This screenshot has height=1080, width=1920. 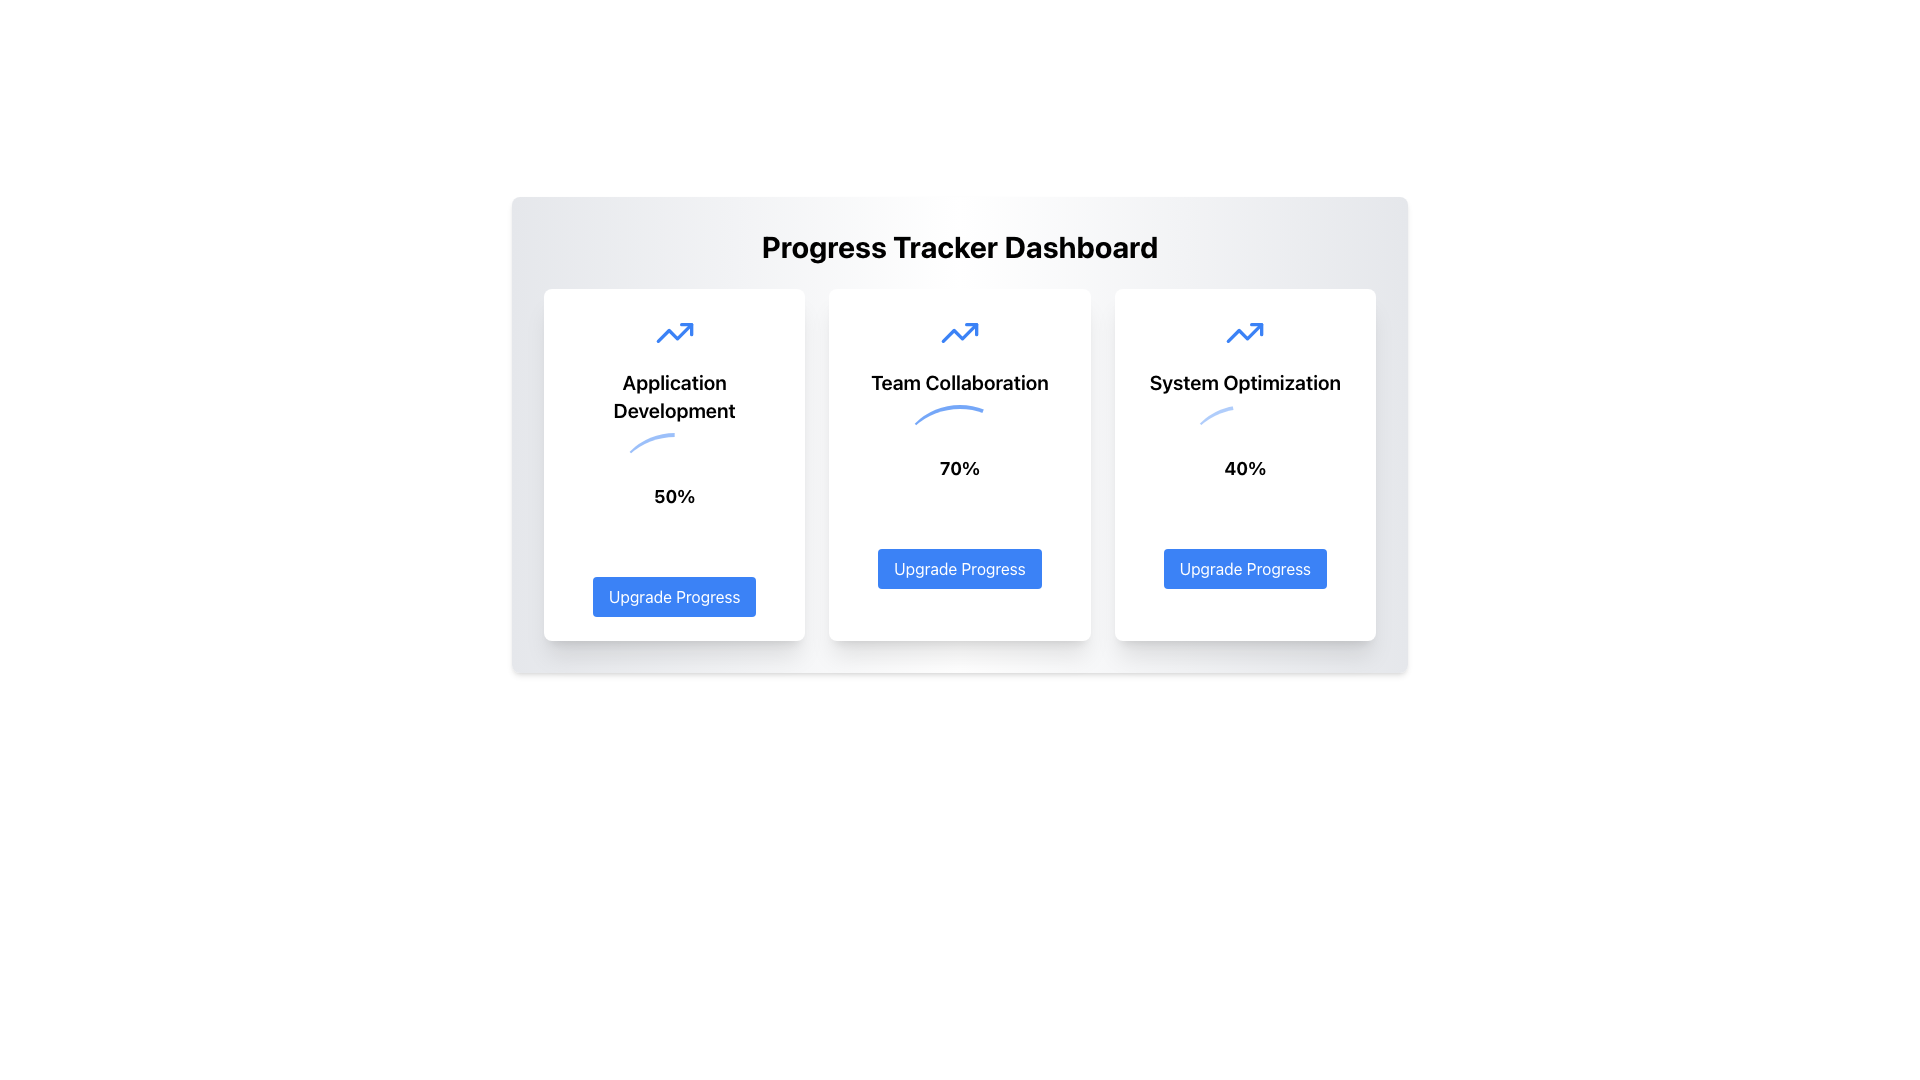 What do you see at coordinates (1244, 465) in the screenshot?
I see `percentage value and status information from the 'System Optimization' Status Card Widget, which is the third widget in a three-column layout on the dashboard` at bounding box center [1244, 465].